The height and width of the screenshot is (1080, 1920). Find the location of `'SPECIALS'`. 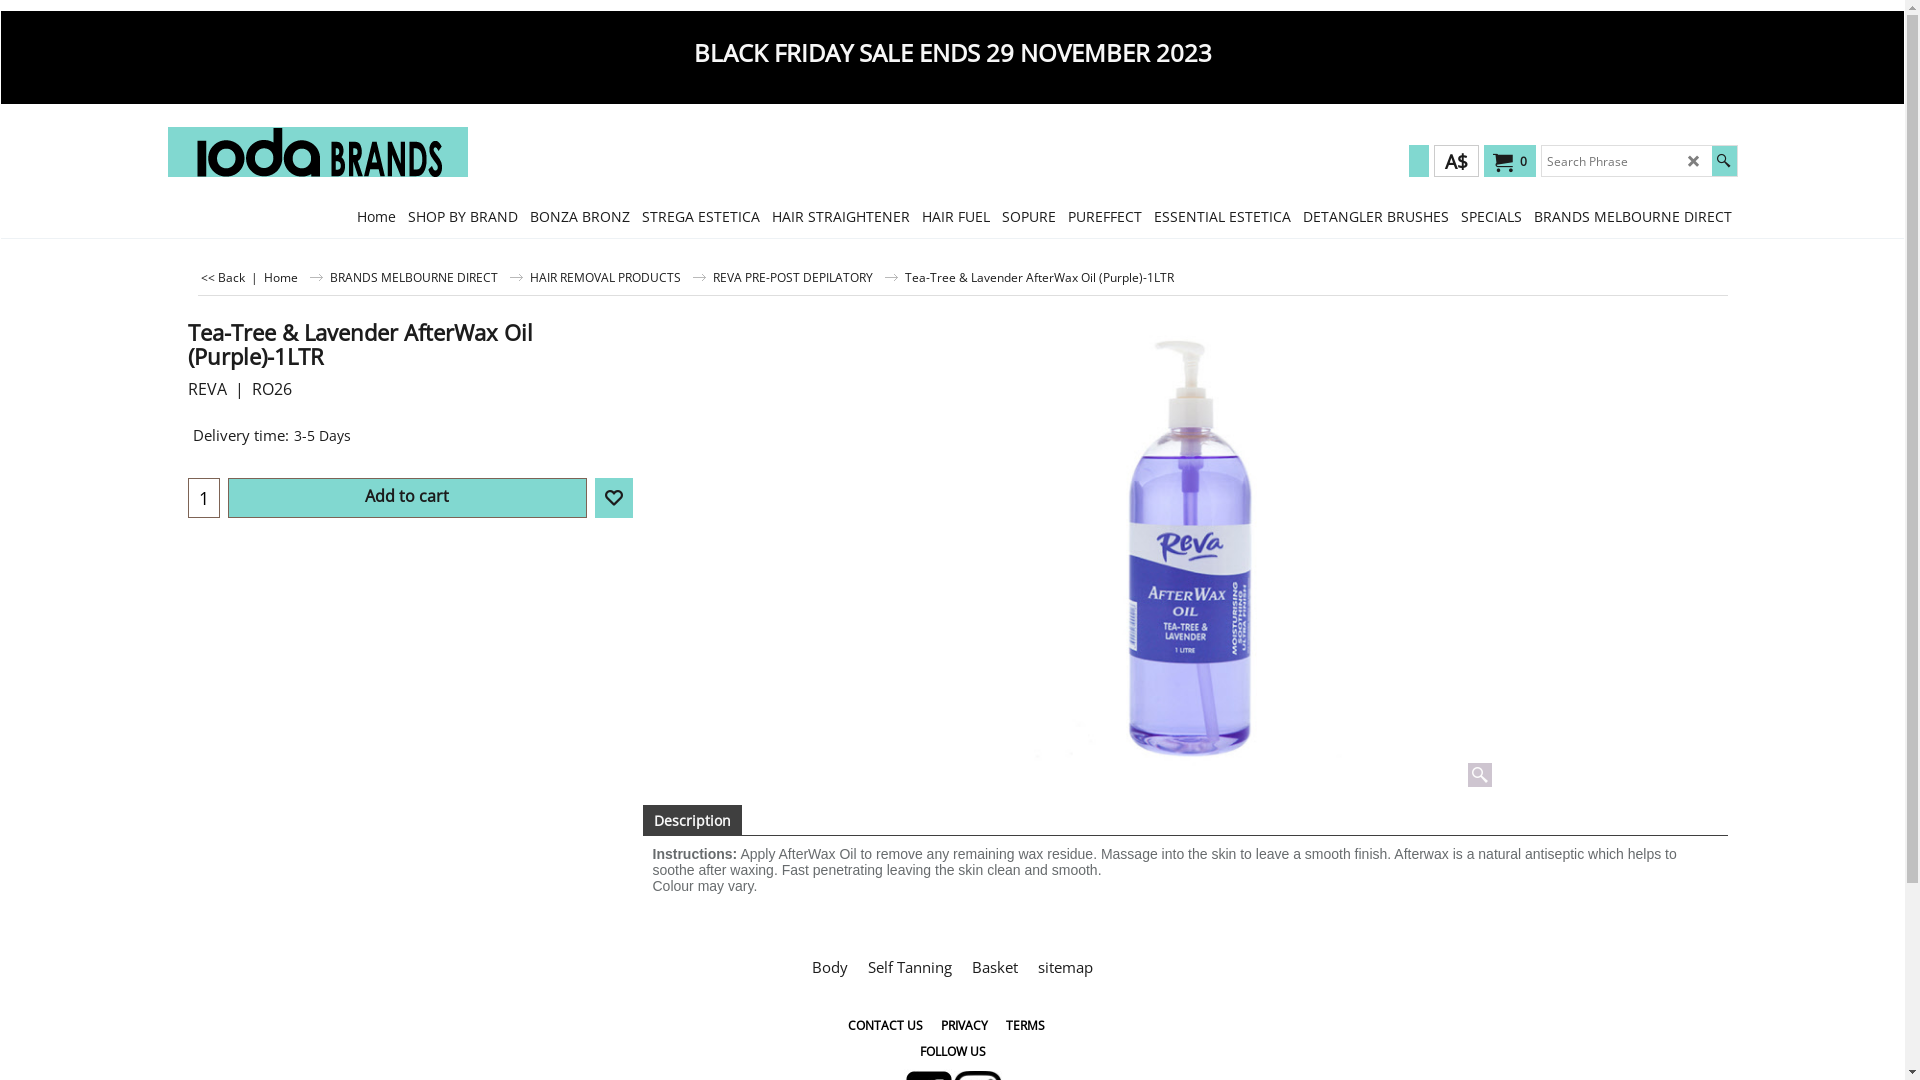

'SPECIALS' is located at coordinates (1454, 215).